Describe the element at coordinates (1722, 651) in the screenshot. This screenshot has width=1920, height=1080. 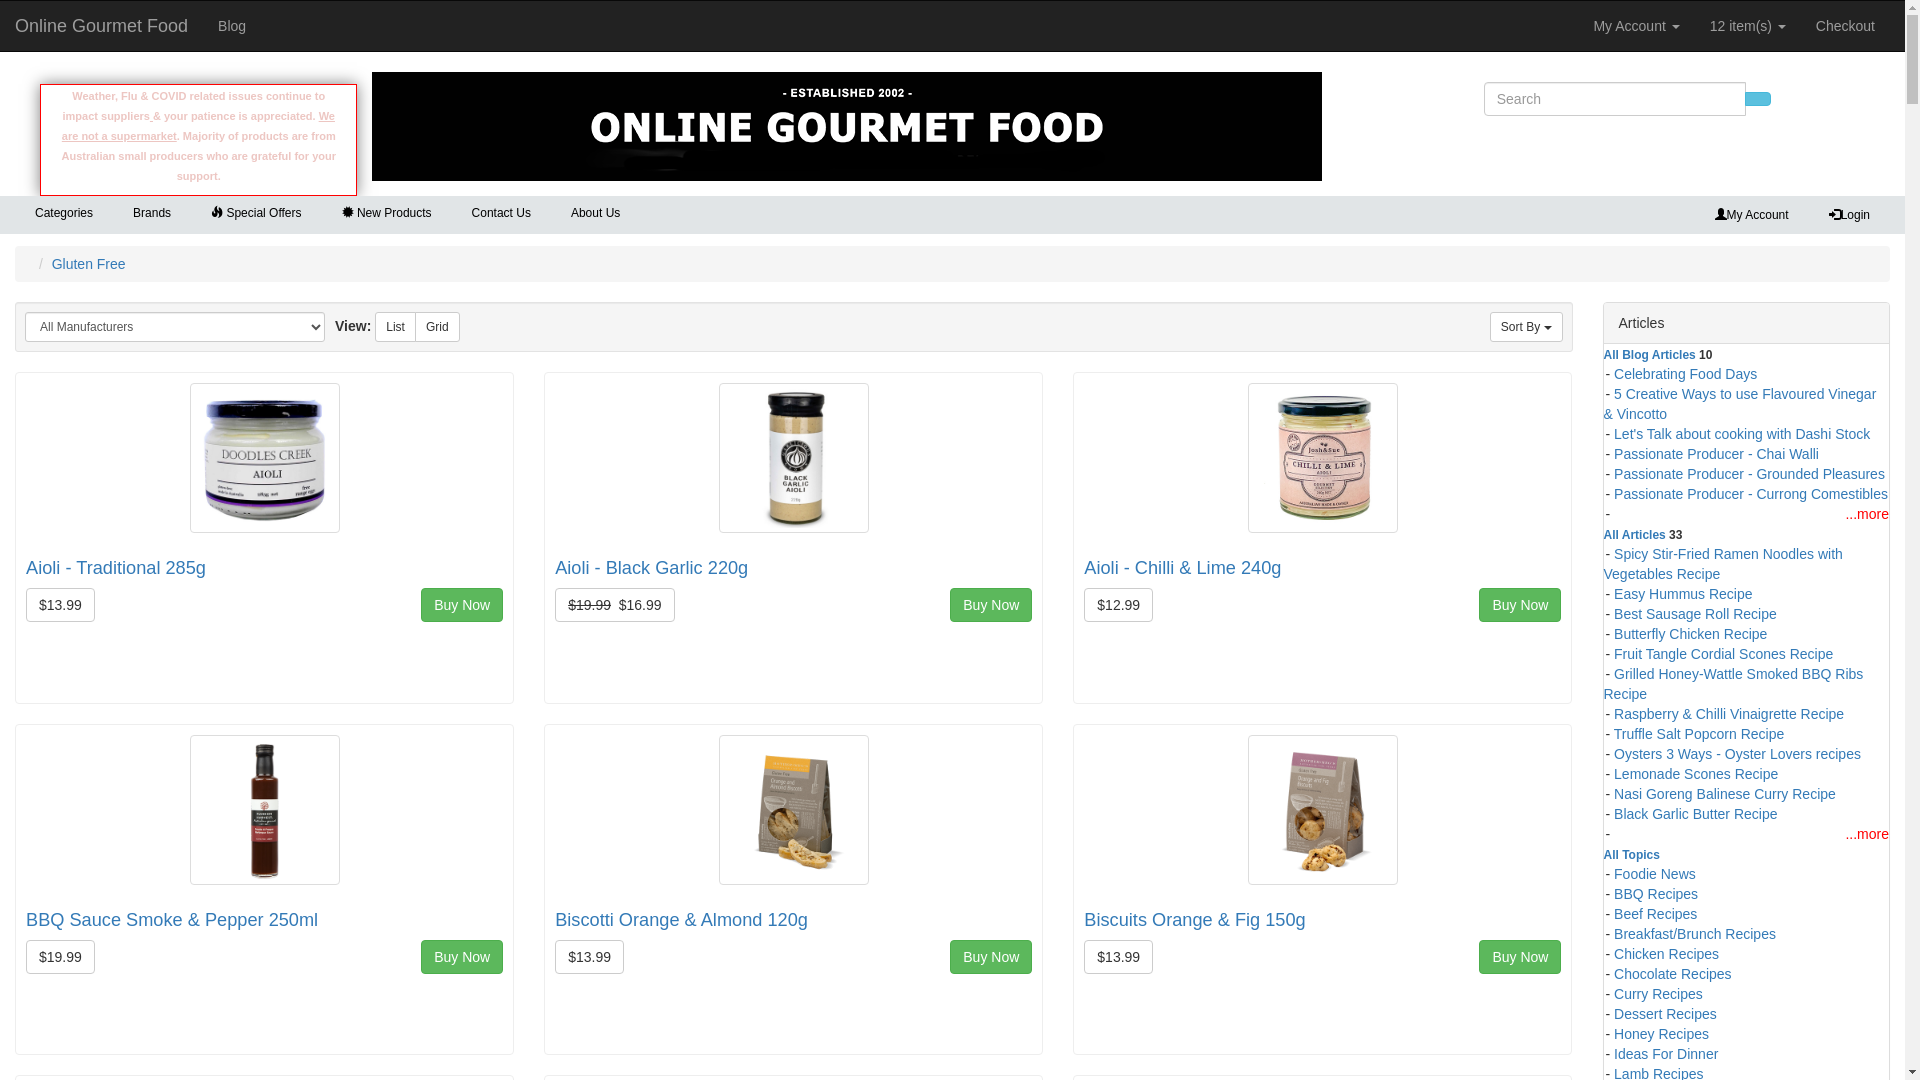
I see `'Fruit Tangle Cordial Scones Recipe'` at that location.